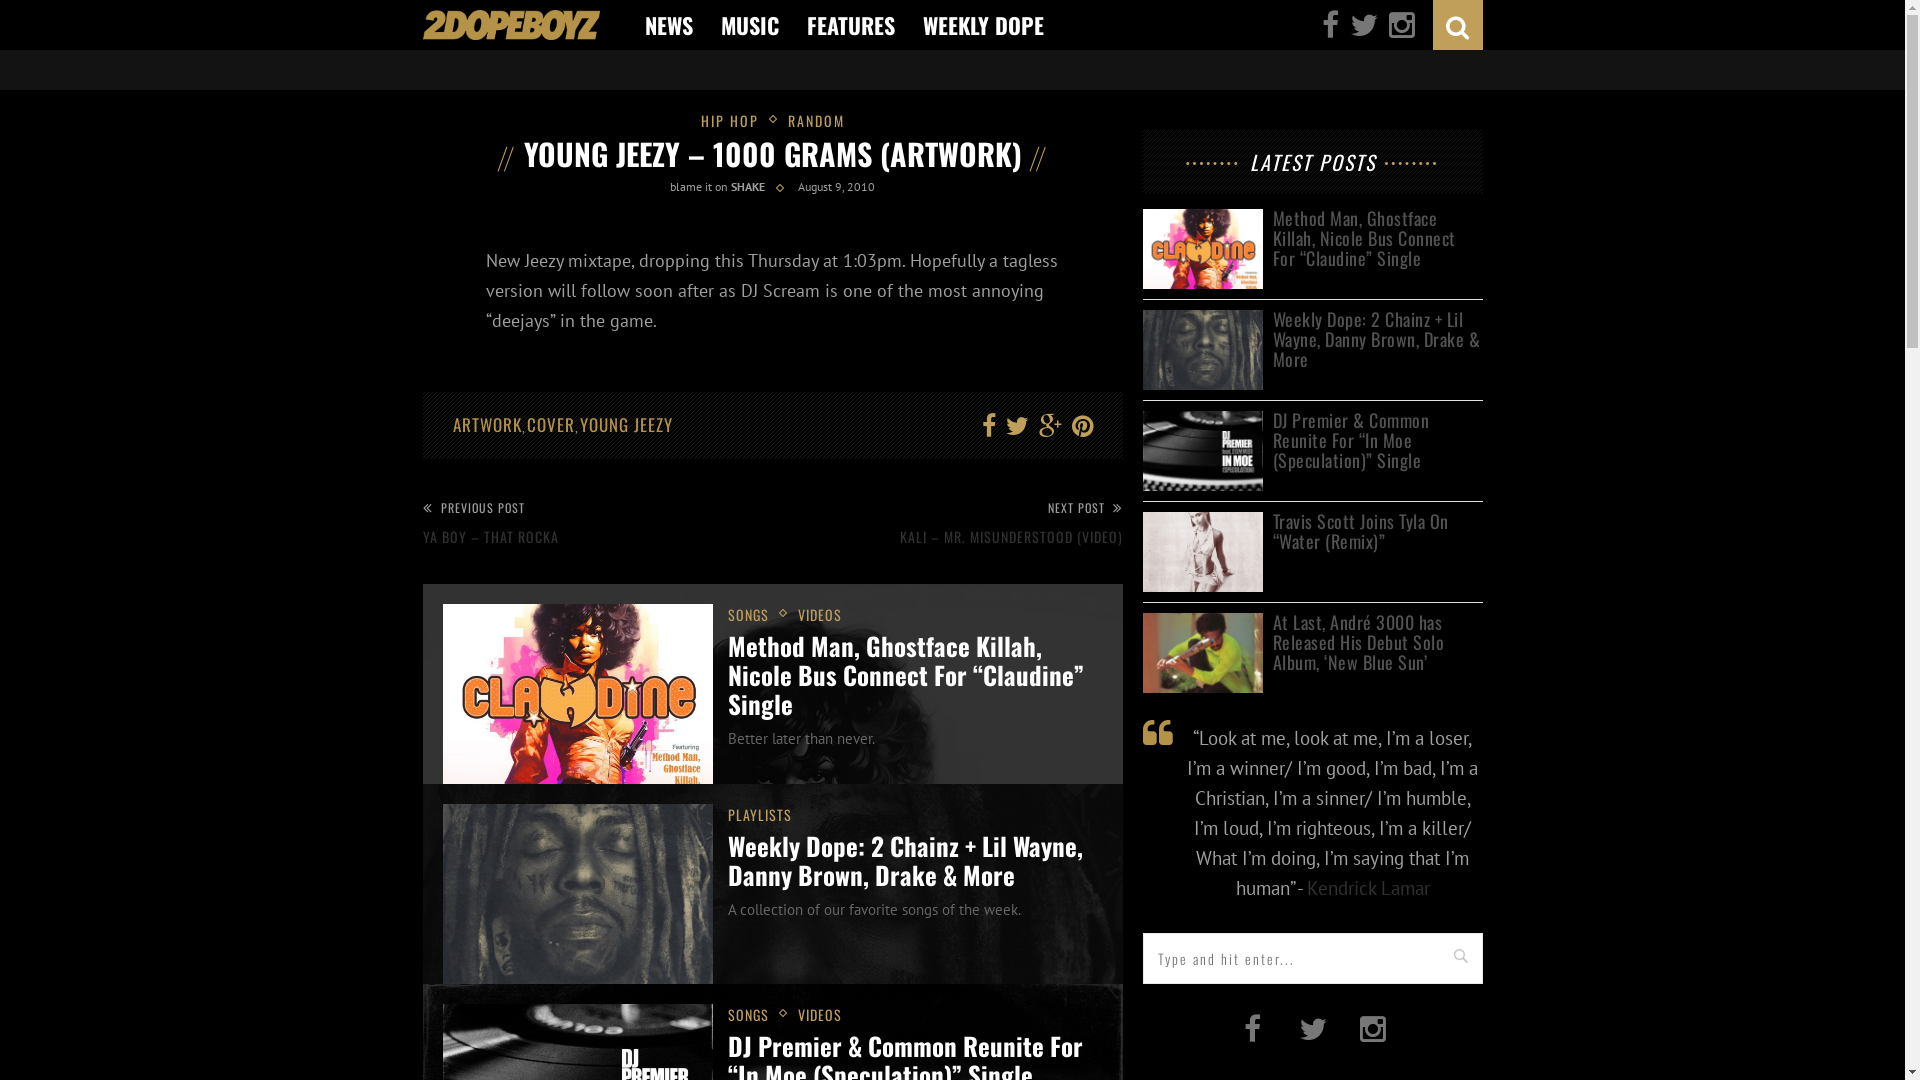  I want to click on 'VIDEOS', so click(820, 1014).